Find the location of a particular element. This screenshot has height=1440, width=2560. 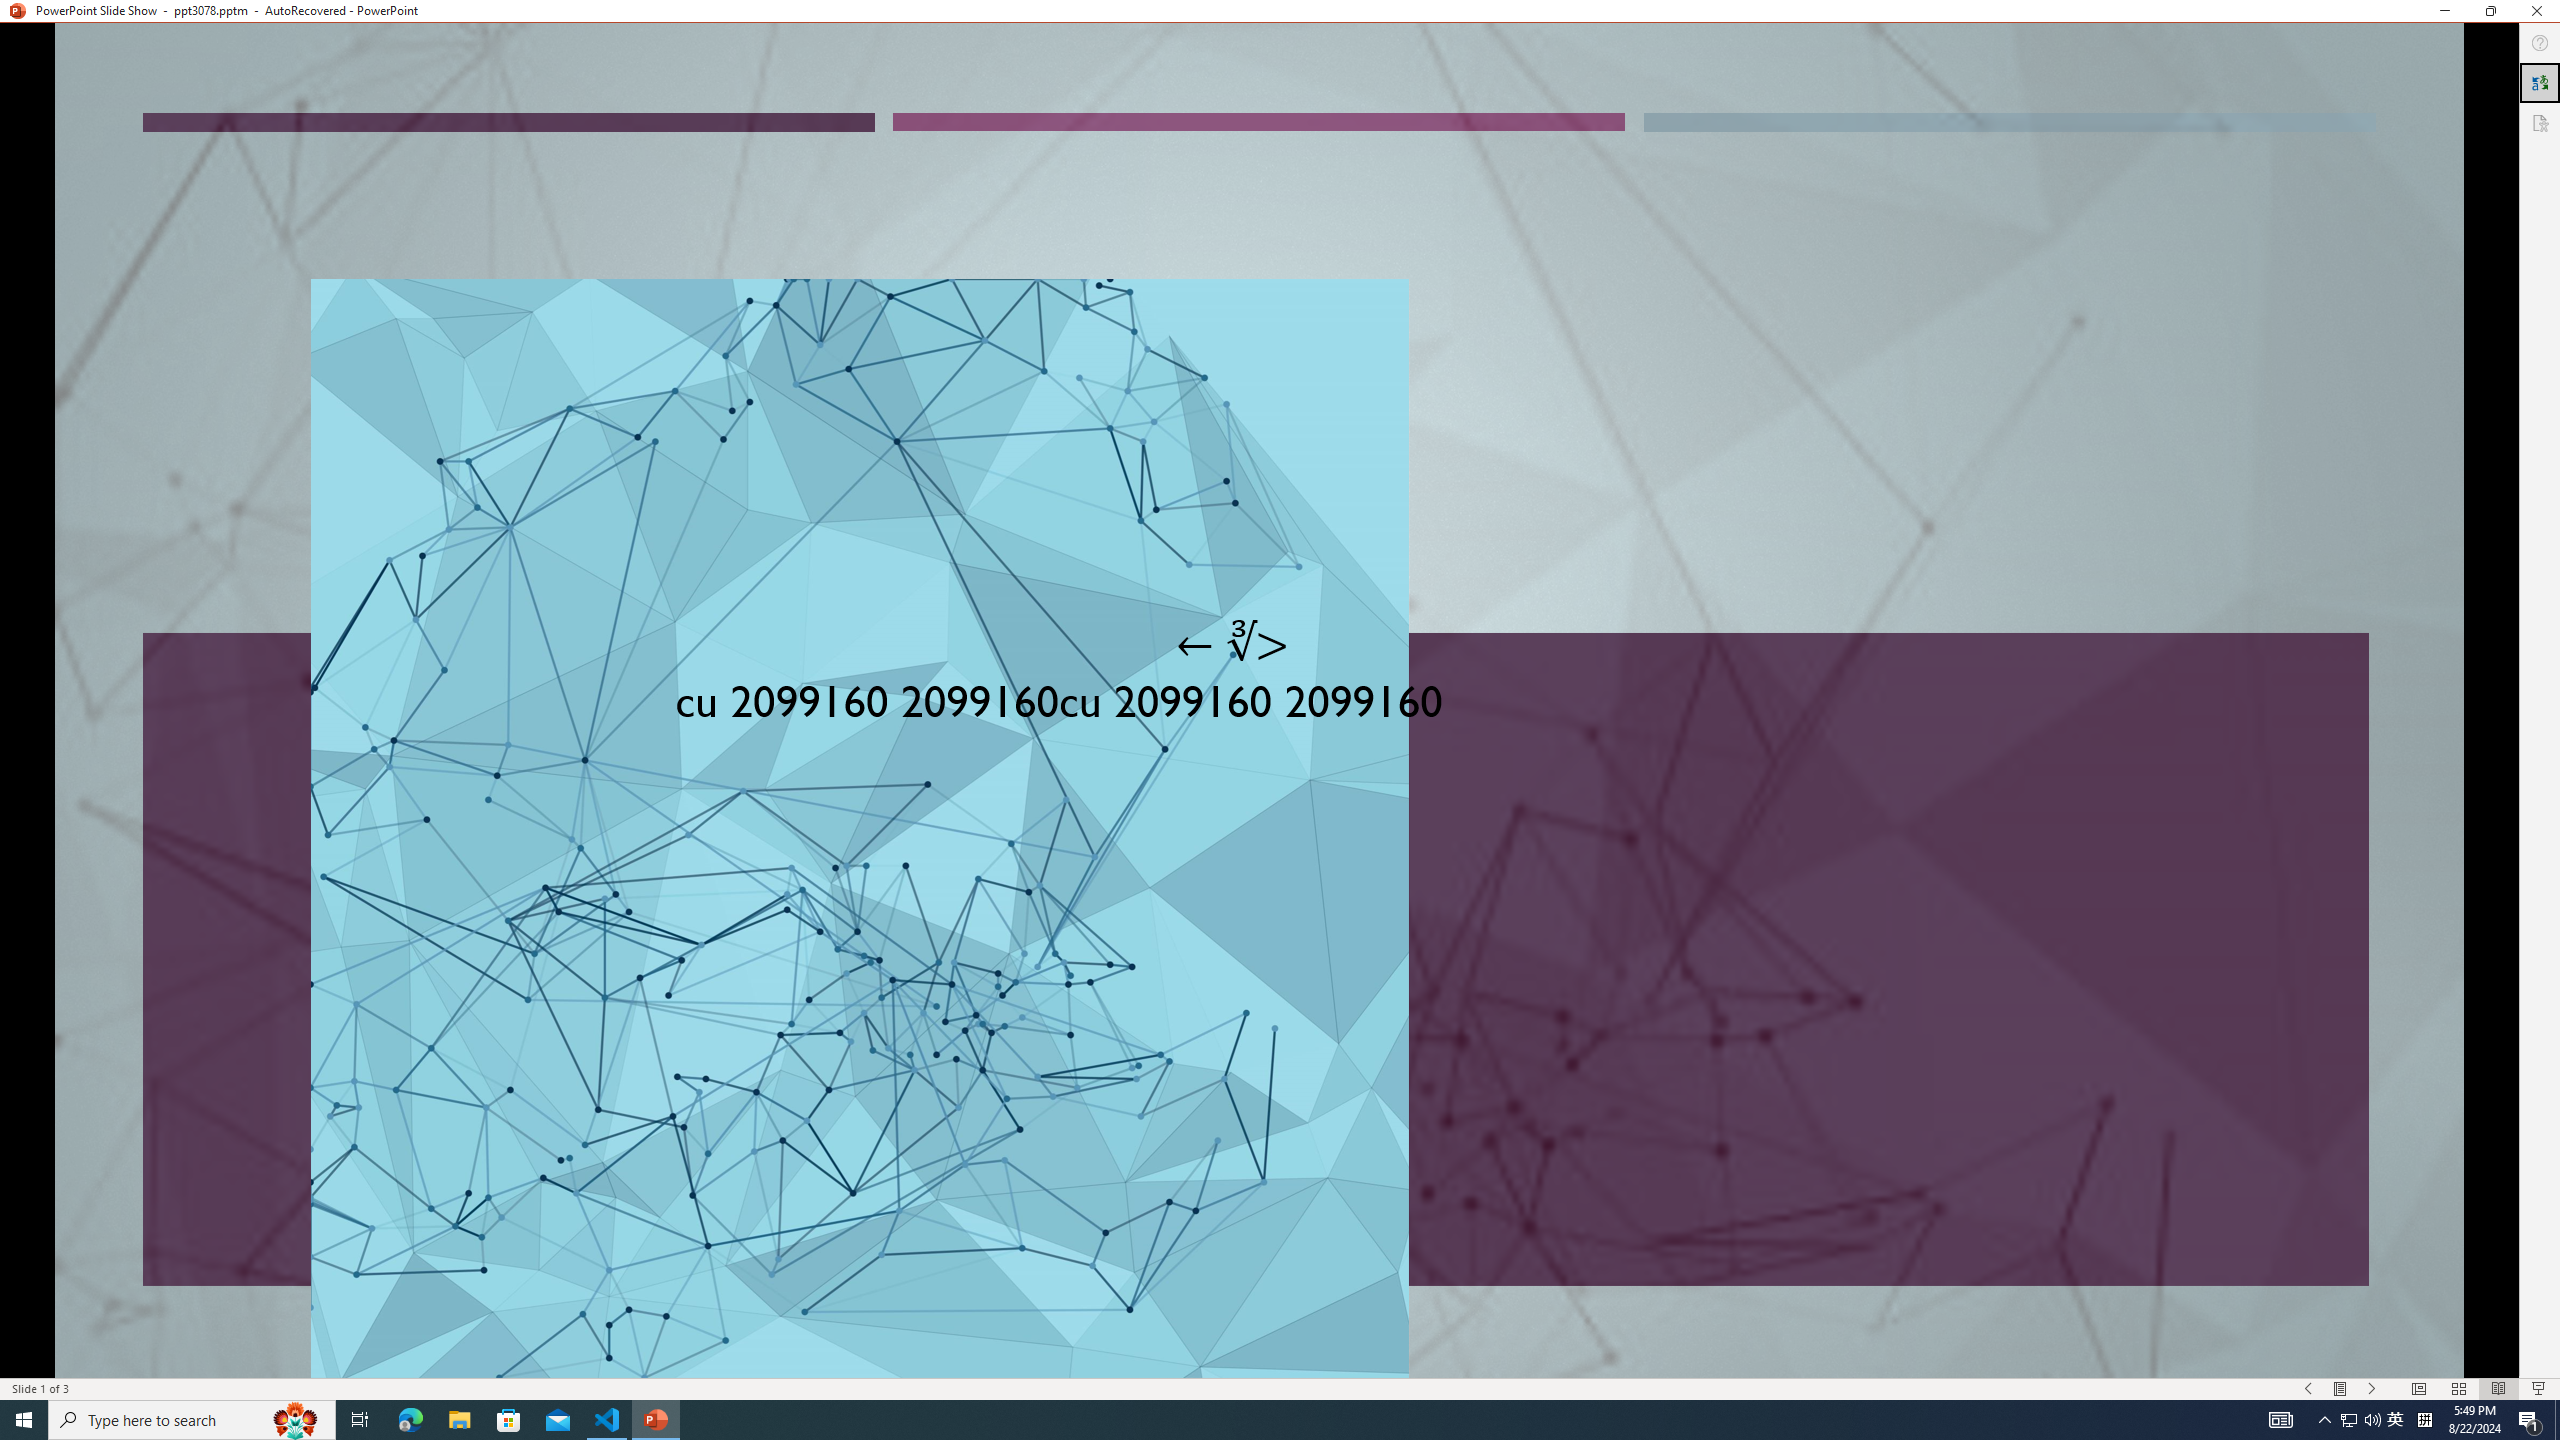

'System' is located at coordinates (11, 9).